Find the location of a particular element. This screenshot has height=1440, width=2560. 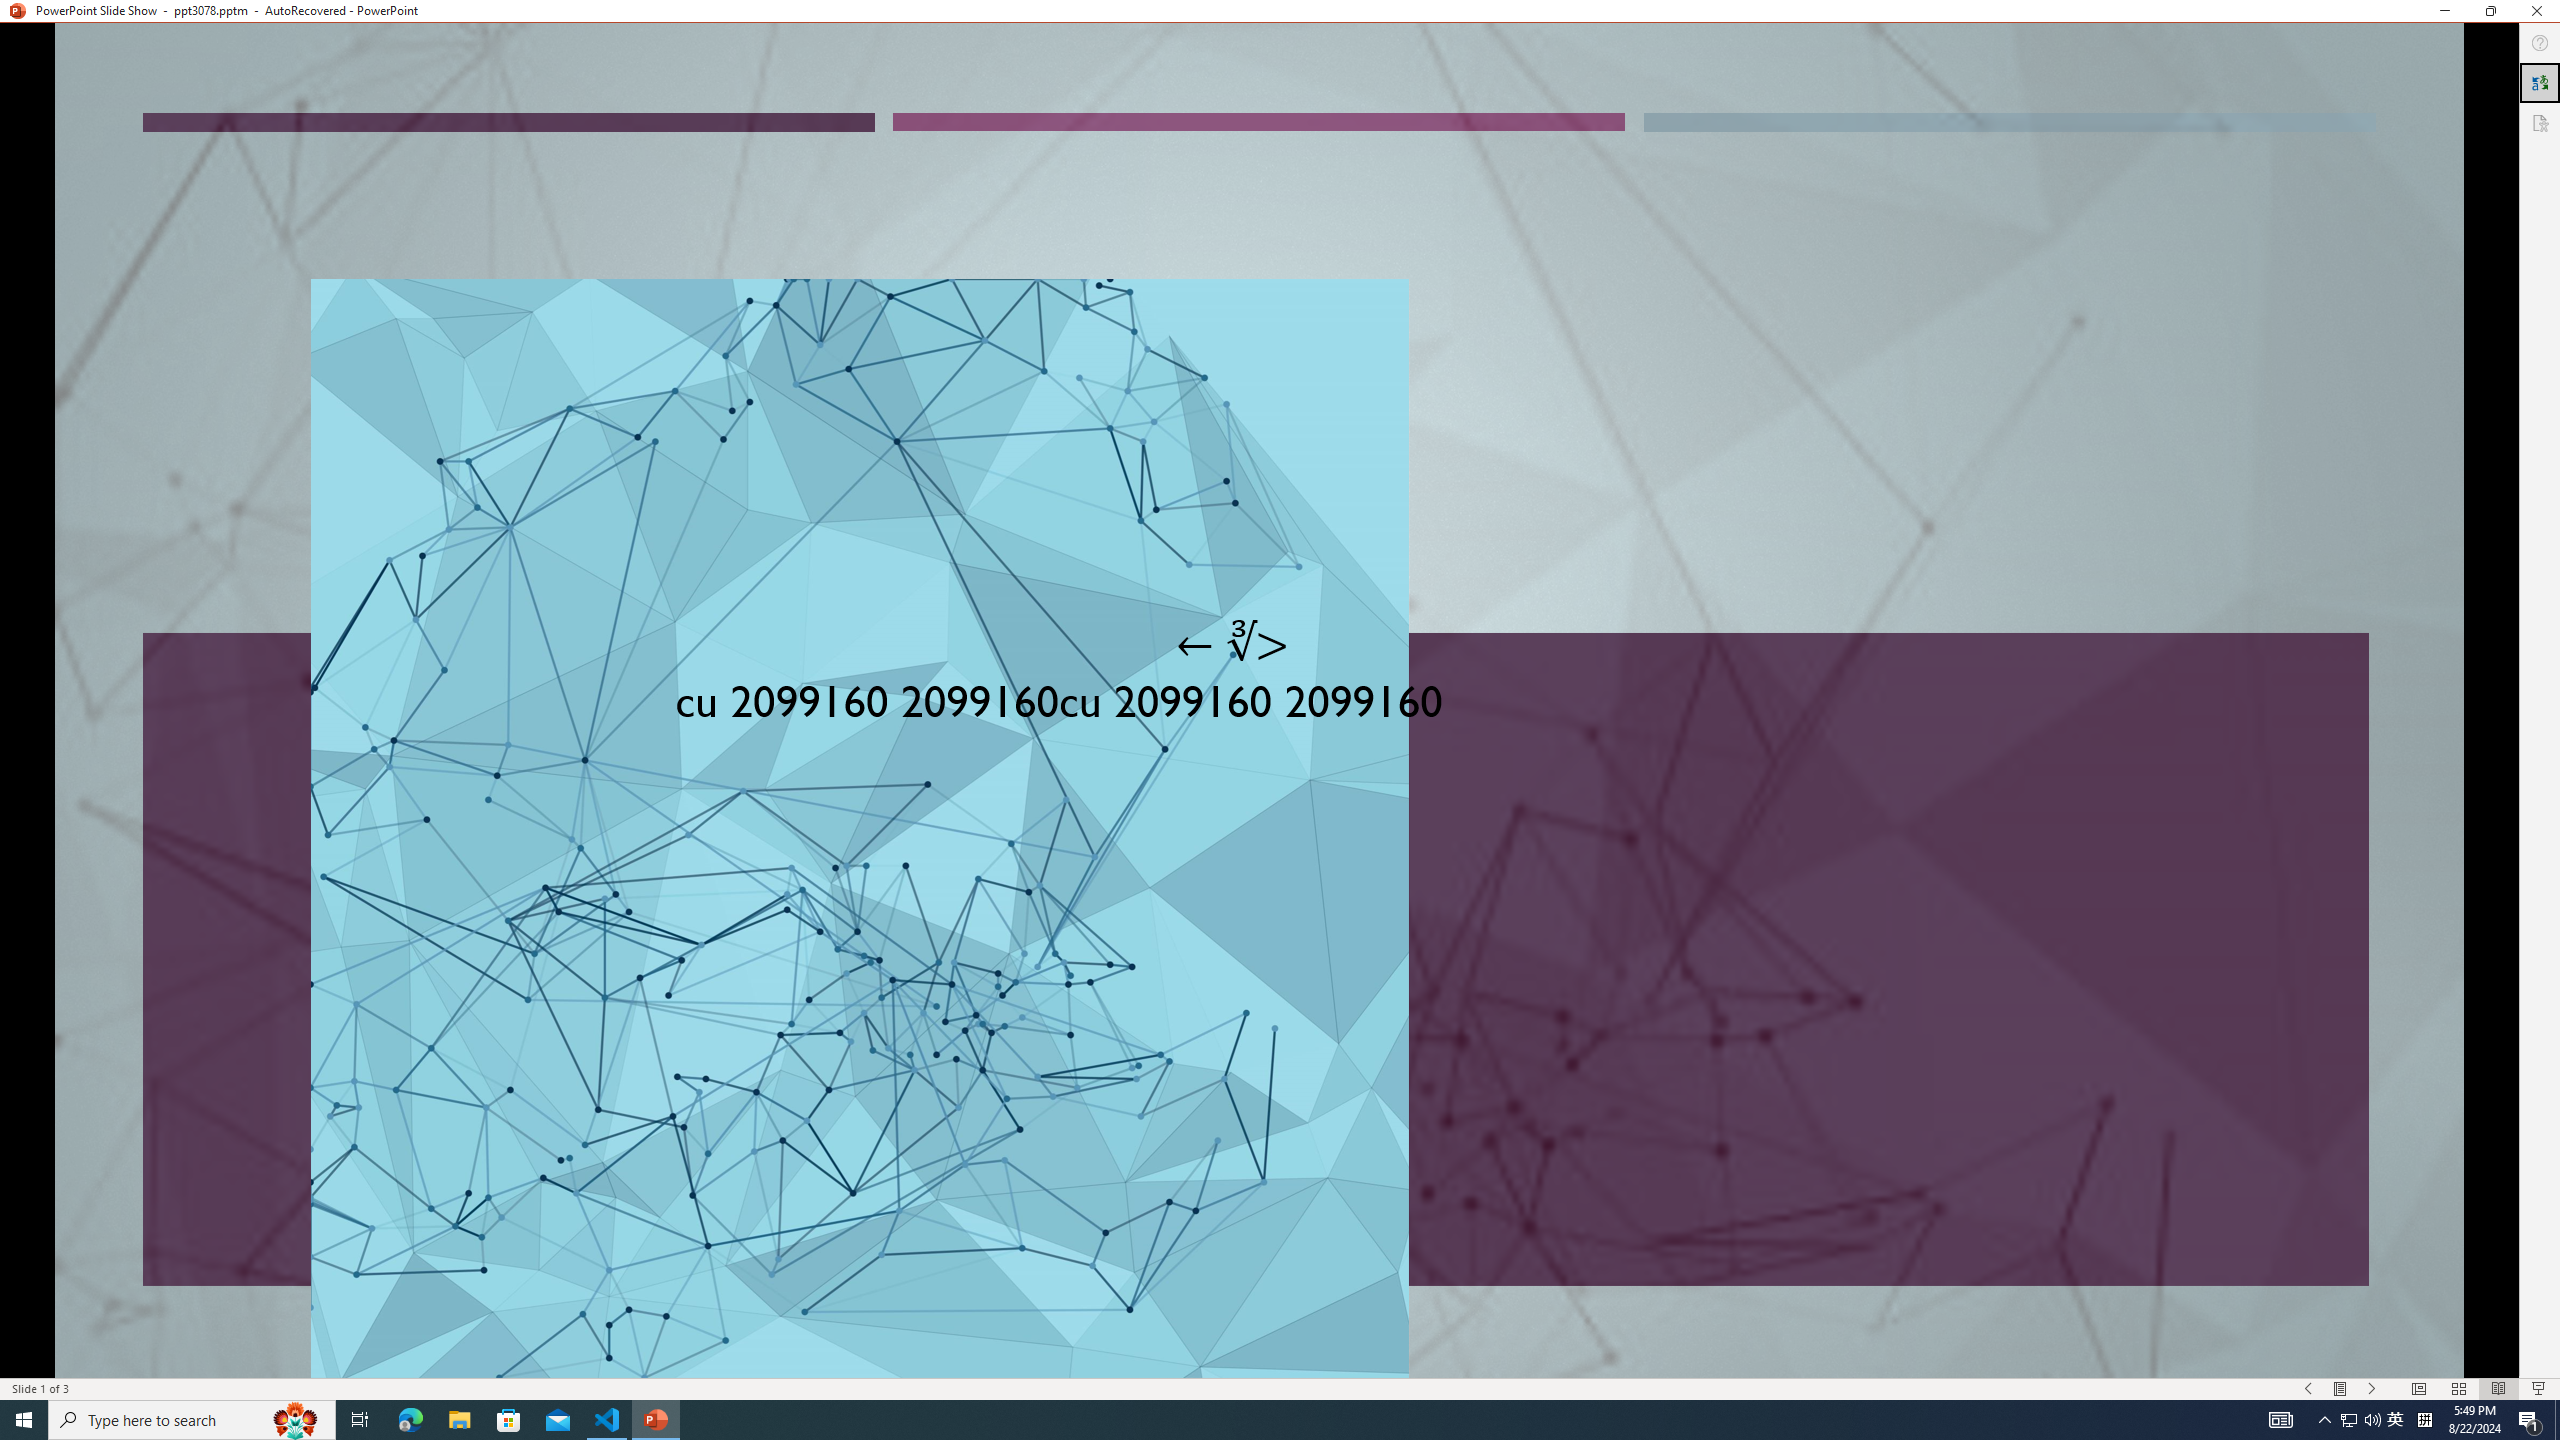

'System' is located at coordinates (11, 9).